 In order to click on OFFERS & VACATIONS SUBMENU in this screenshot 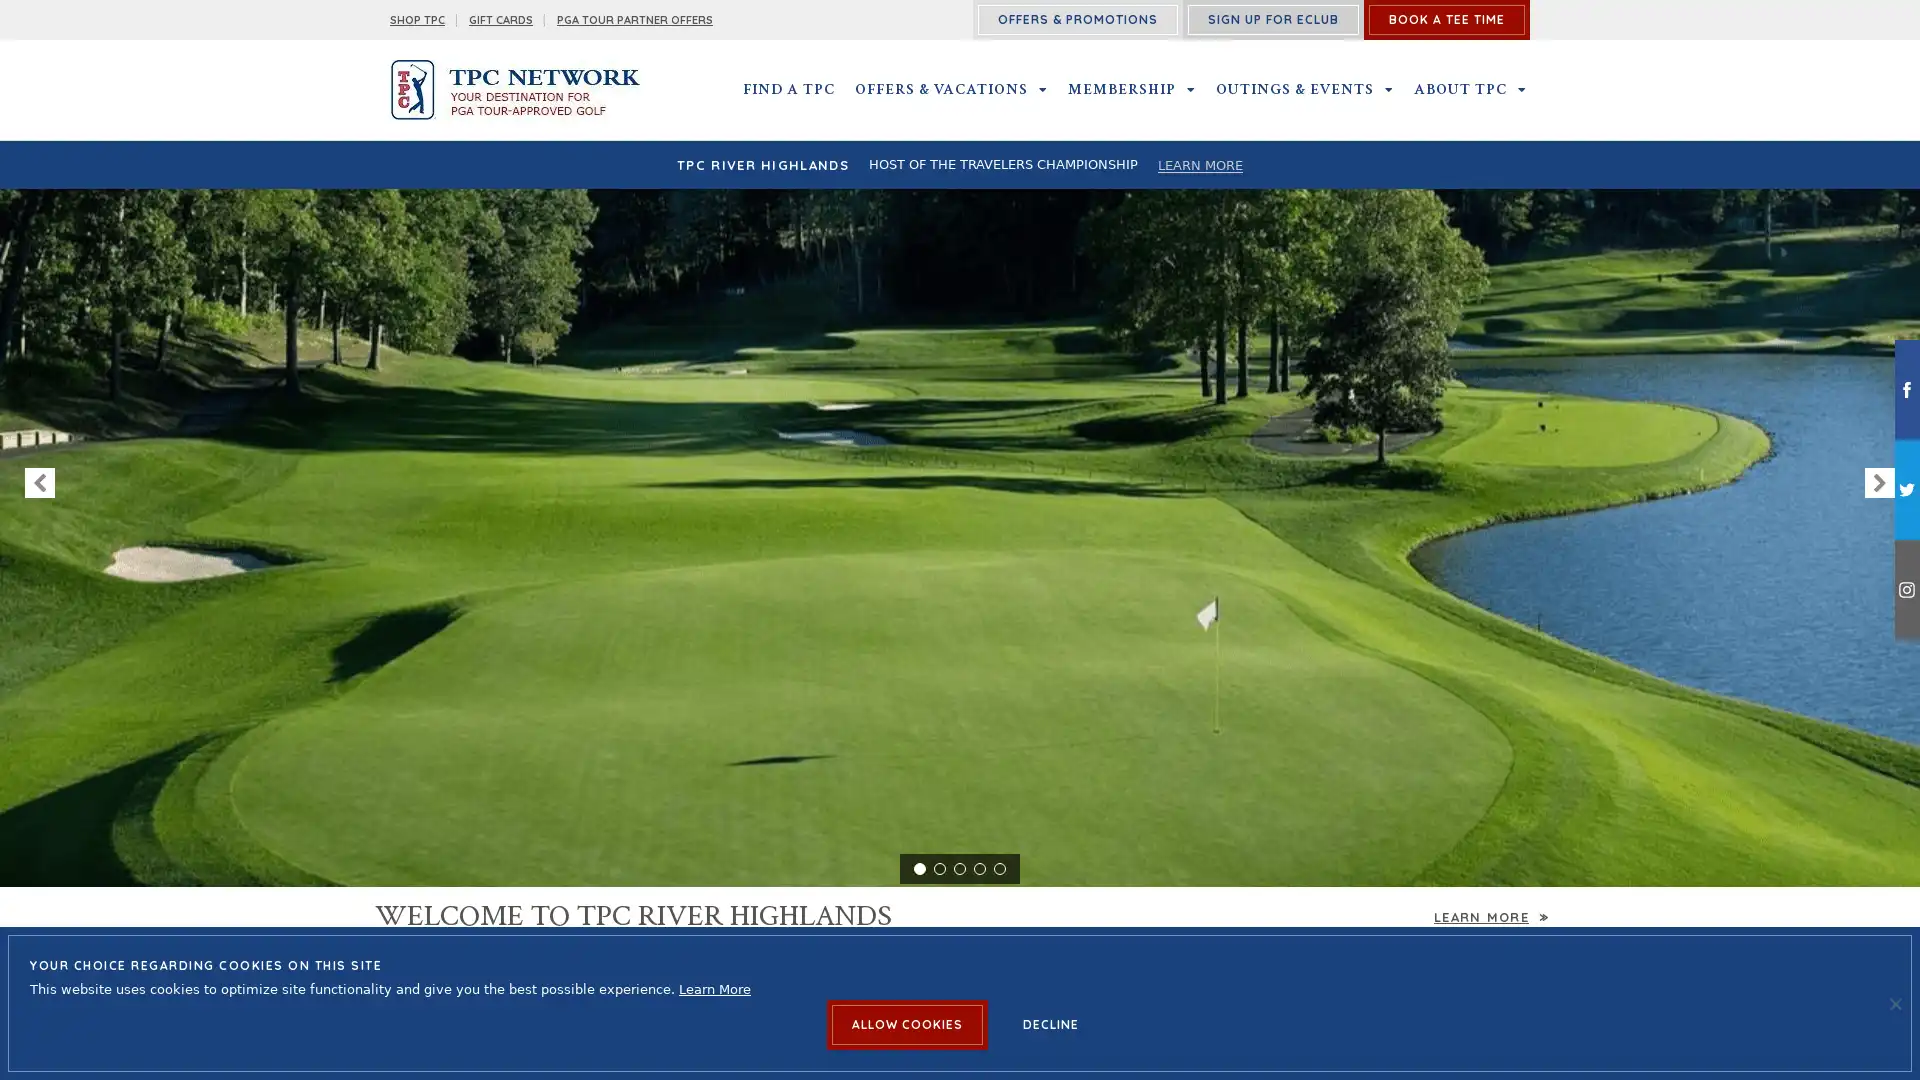, I will do `click(1040, 88)`.